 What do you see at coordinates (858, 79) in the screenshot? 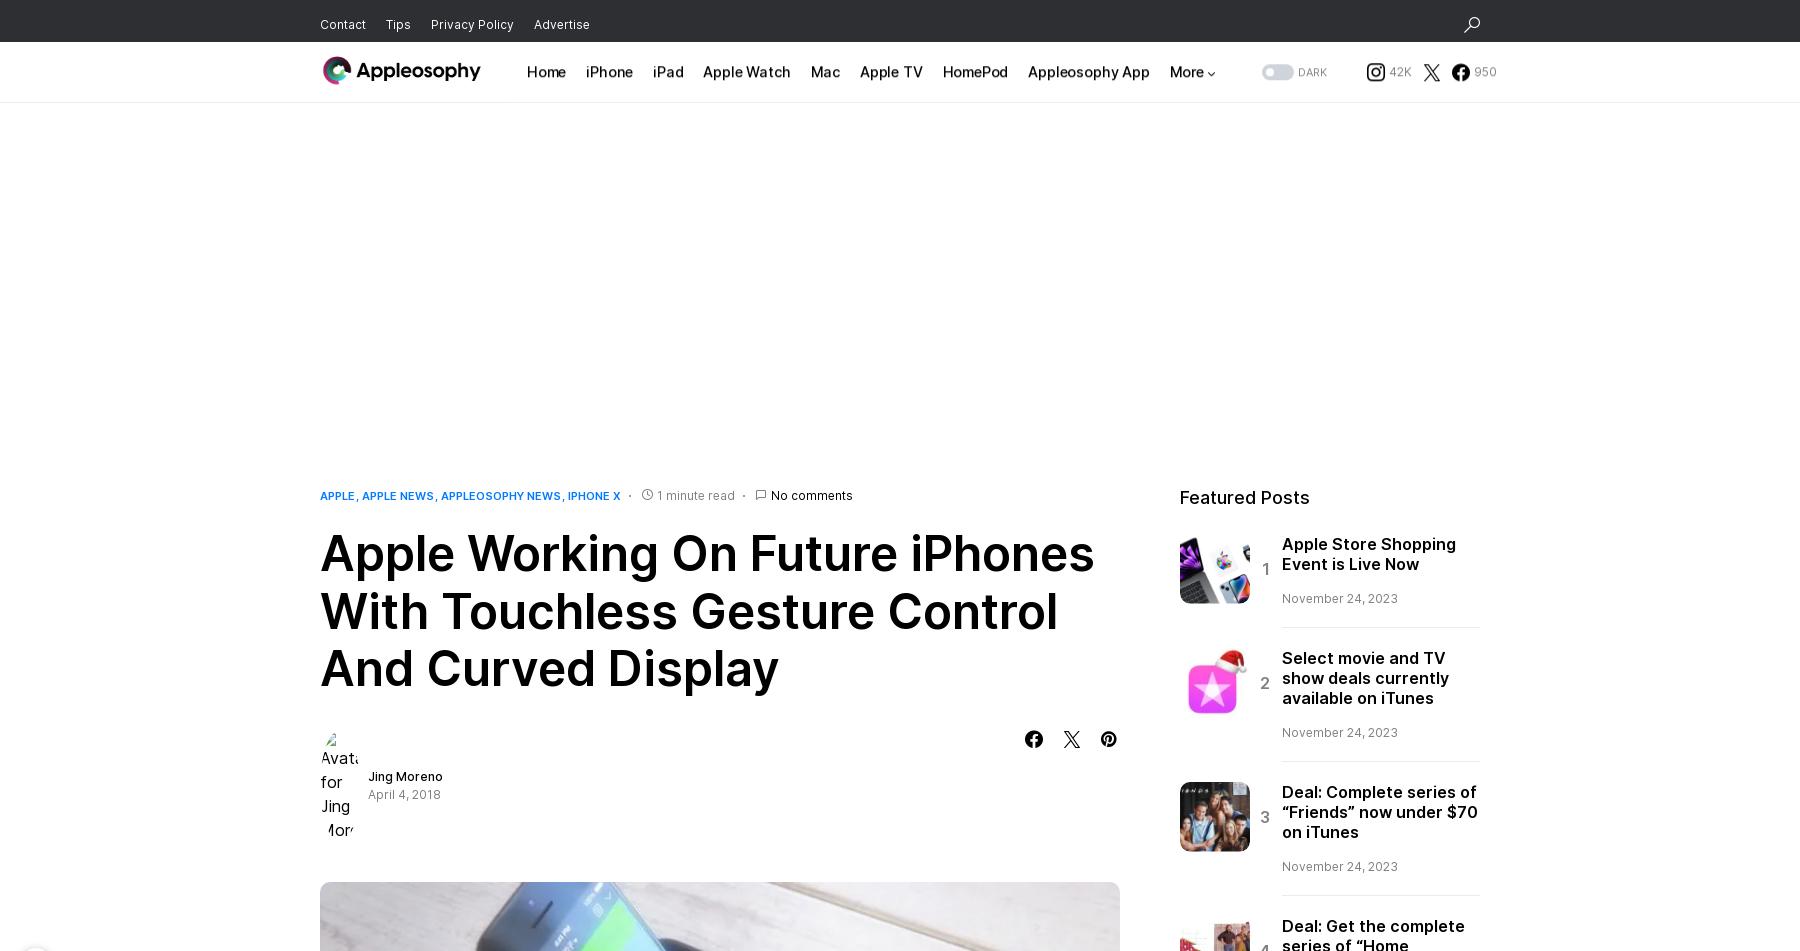
I see `'Apple TV'` at bounding box center [858, 79].